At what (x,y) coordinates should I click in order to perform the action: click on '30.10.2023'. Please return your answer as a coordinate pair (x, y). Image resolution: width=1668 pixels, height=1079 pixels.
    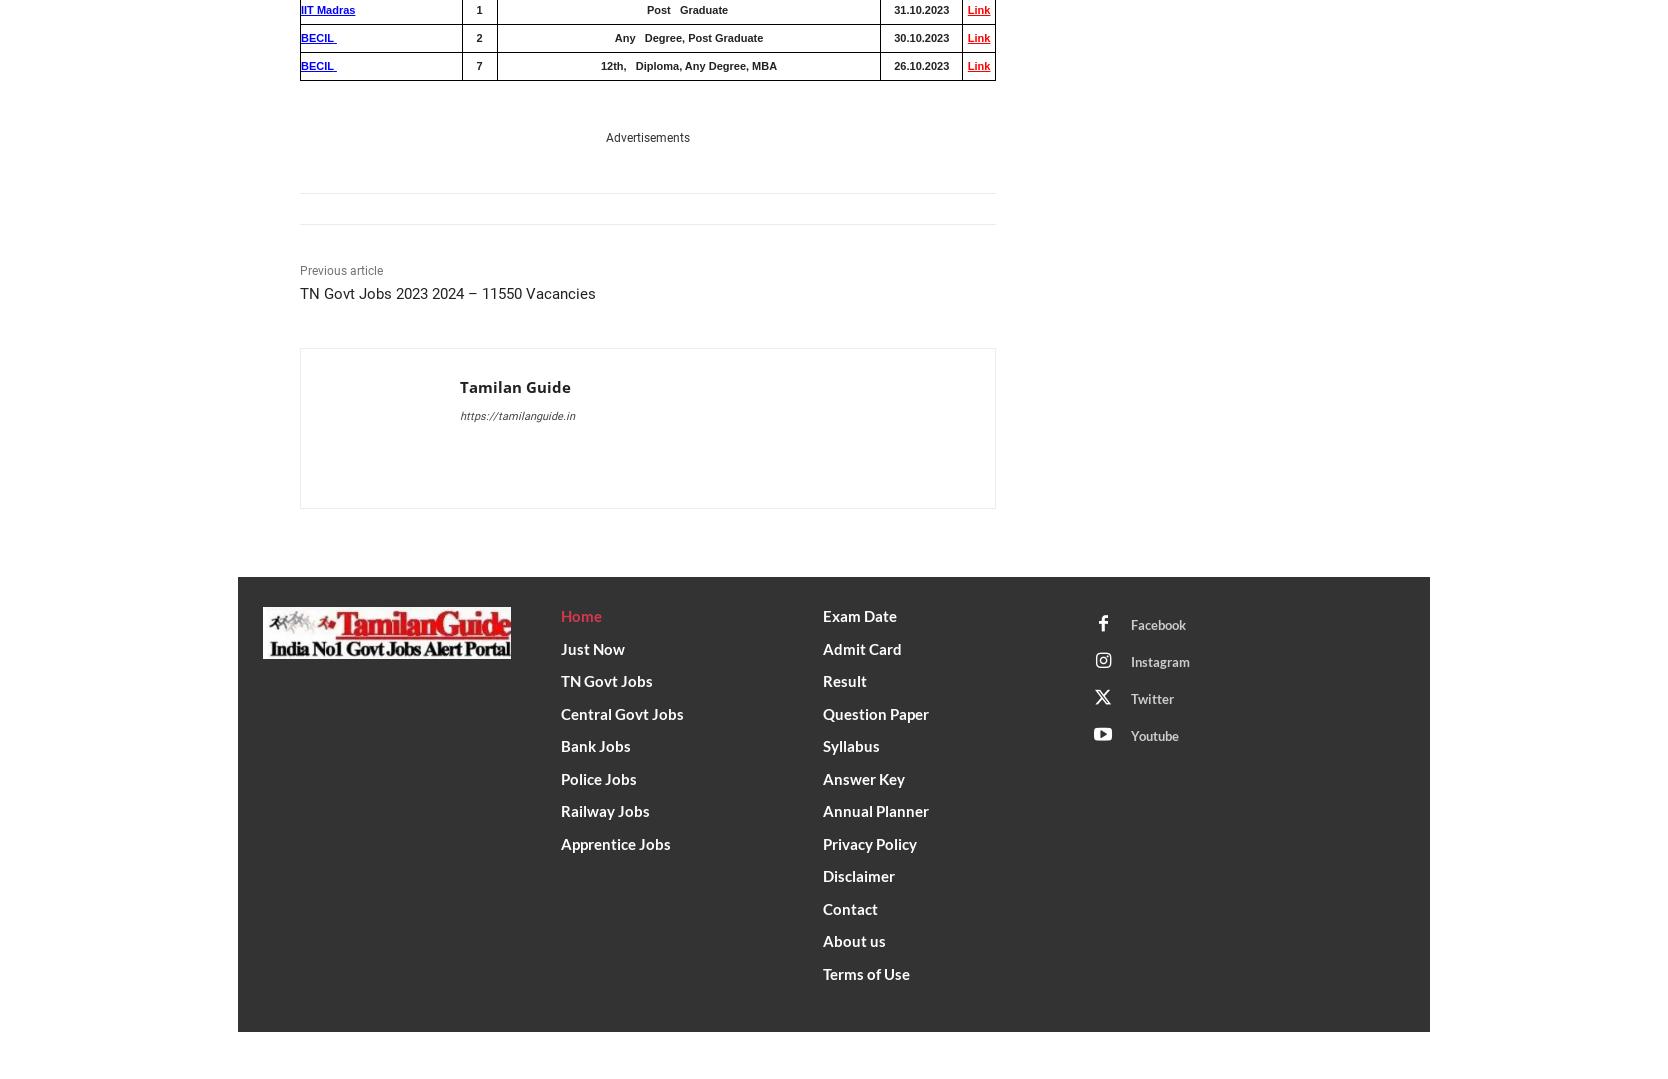
    Looking at the image, I should click on (920, 37).